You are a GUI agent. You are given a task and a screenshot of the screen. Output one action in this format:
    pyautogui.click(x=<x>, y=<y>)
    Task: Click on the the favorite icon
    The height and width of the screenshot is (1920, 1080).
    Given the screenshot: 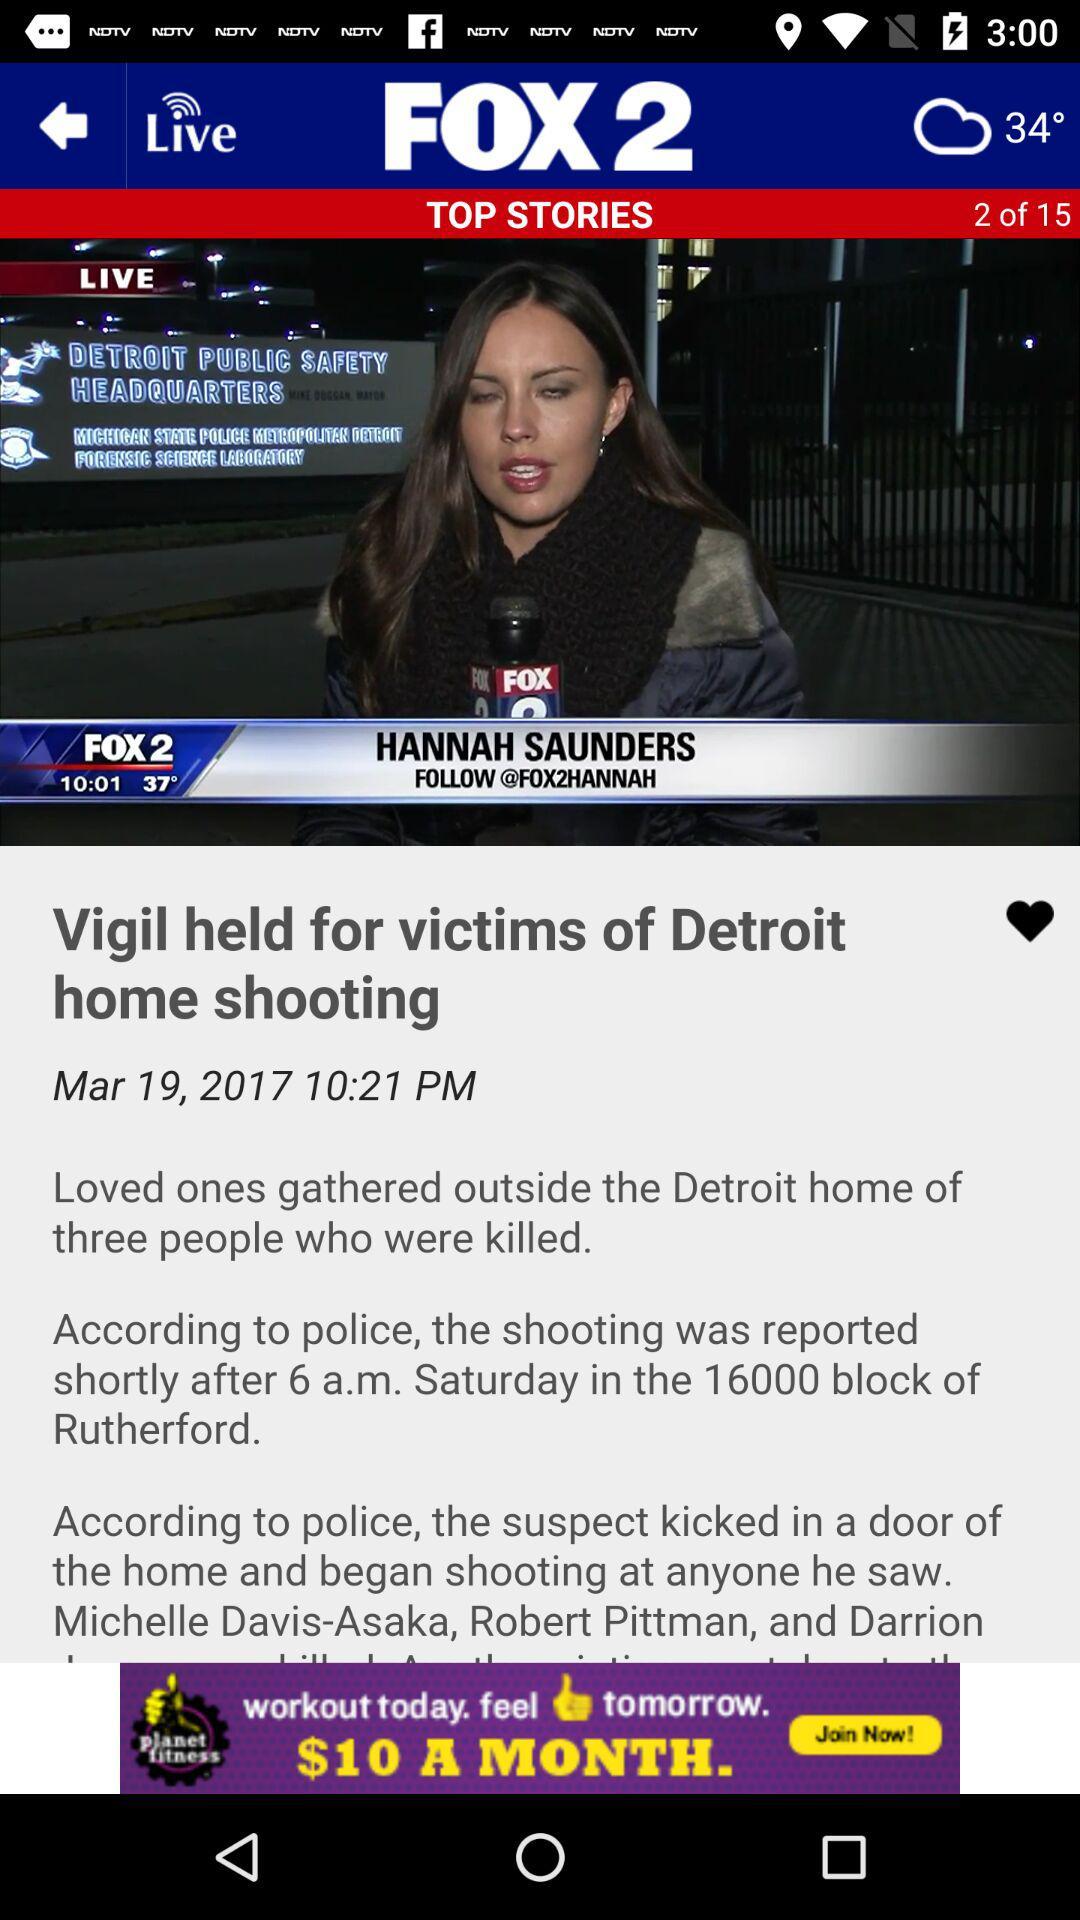 What is the action you would take?
    pyautogui.click(x=1017, y=920)
    